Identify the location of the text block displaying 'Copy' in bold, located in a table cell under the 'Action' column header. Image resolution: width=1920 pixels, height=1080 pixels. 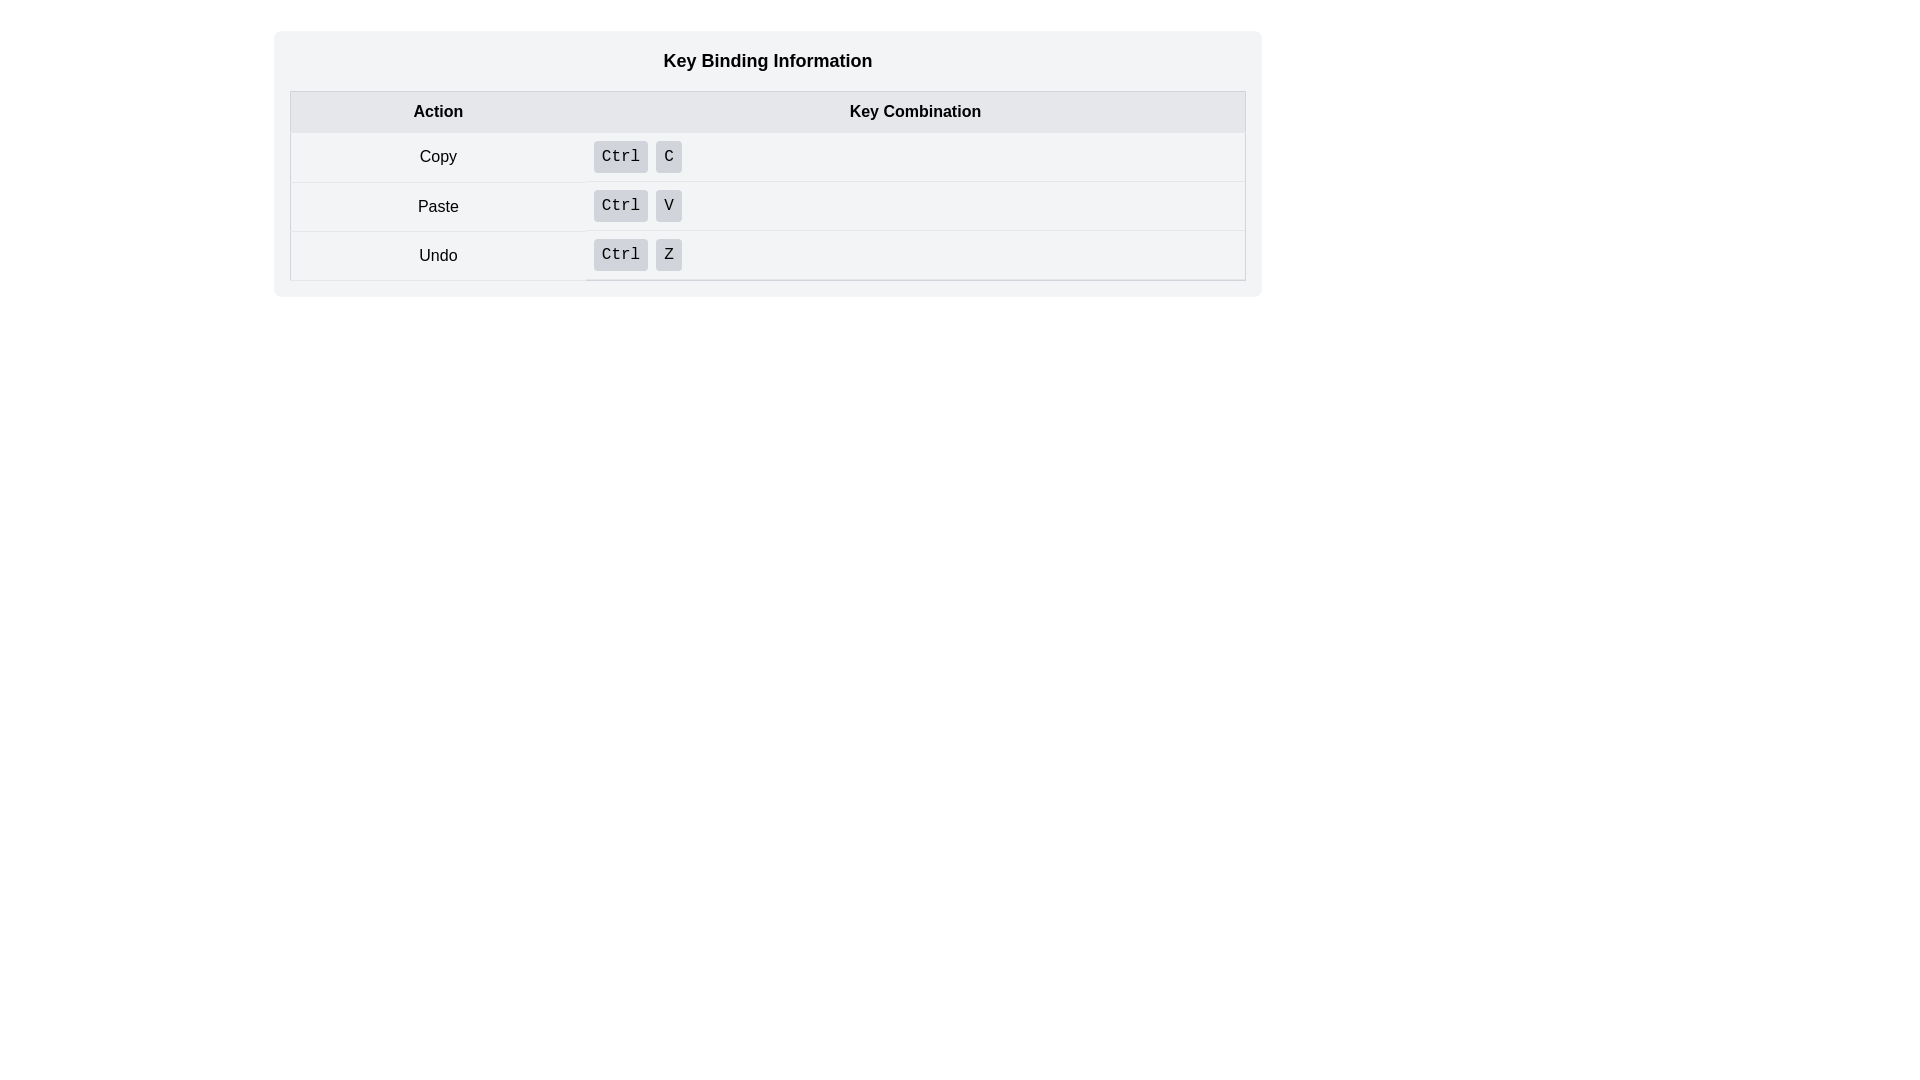
(437, 156).